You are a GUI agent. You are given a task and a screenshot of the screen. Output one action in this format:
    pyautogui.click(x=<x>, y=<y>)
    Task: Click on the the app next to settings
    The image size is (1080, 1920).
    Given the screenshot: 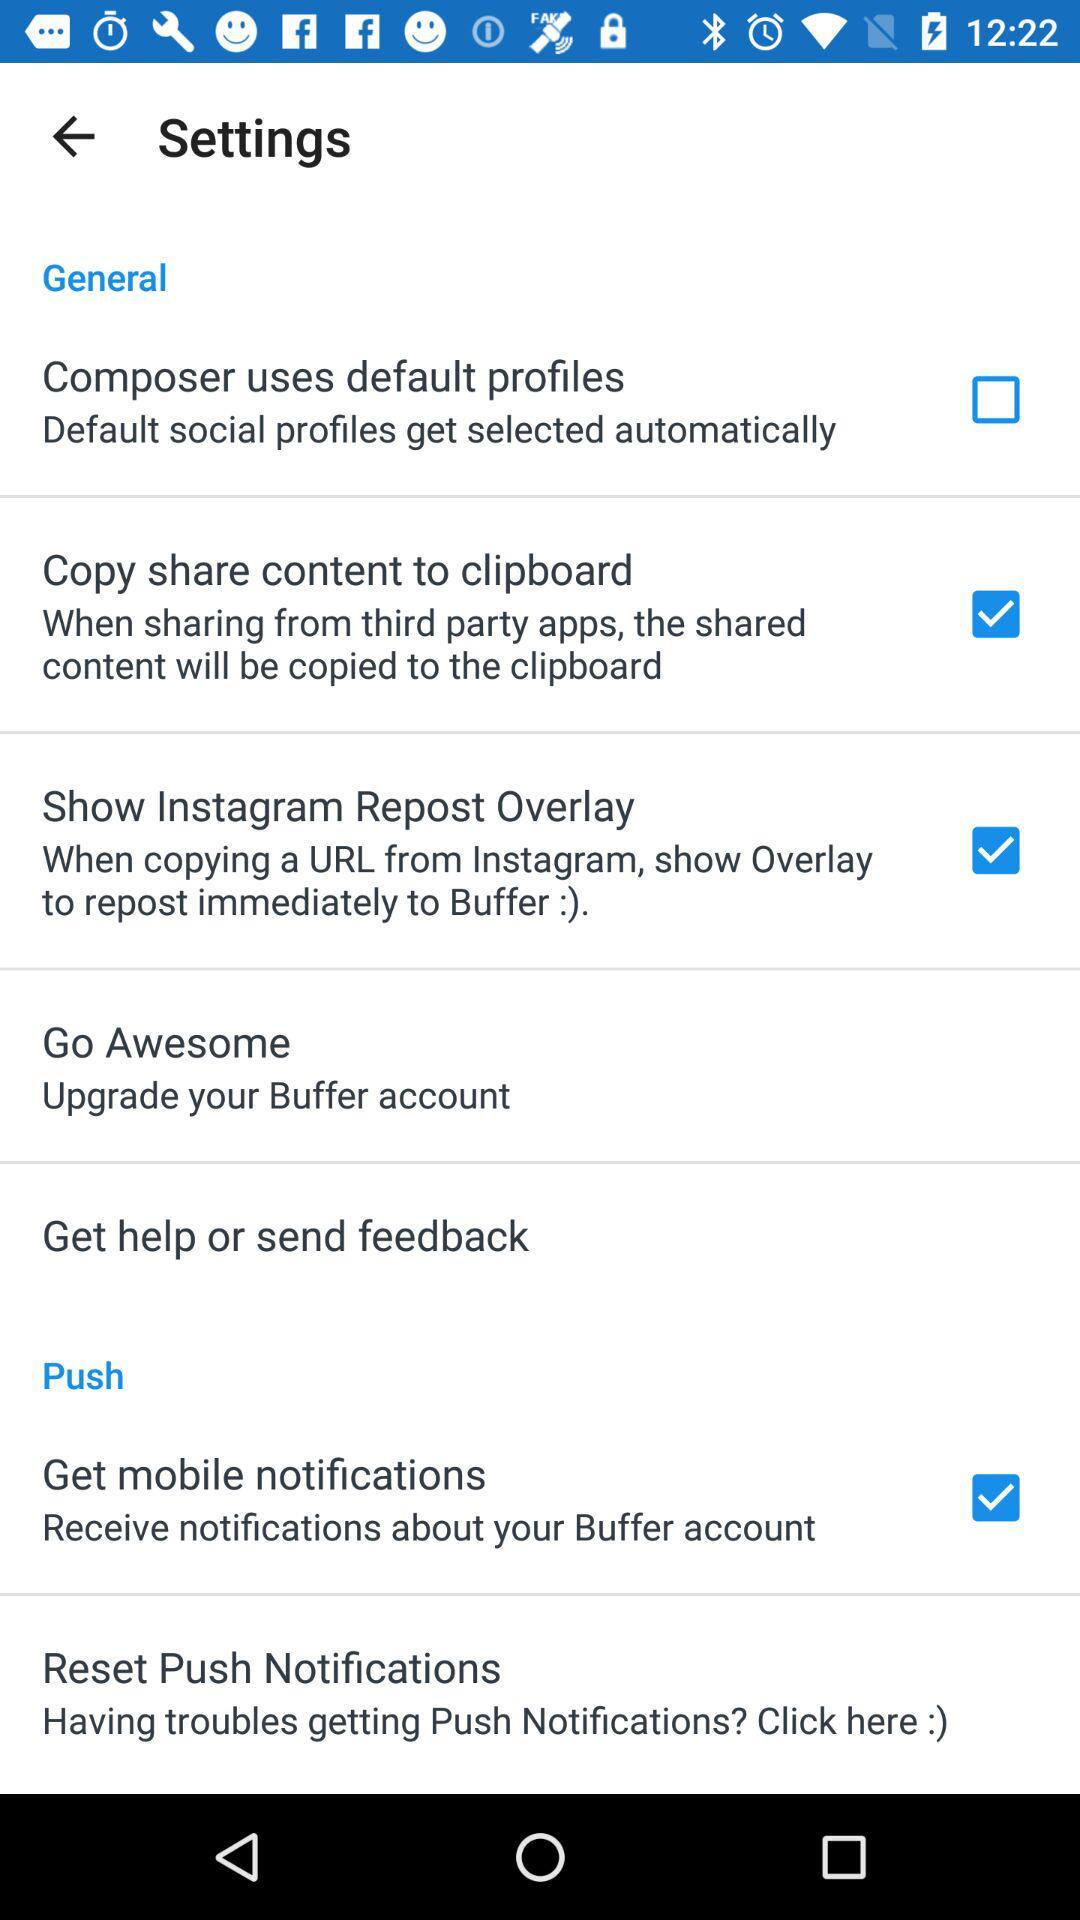 What is the action you would take?
    pyautogui.click(x=72, y=135)
    